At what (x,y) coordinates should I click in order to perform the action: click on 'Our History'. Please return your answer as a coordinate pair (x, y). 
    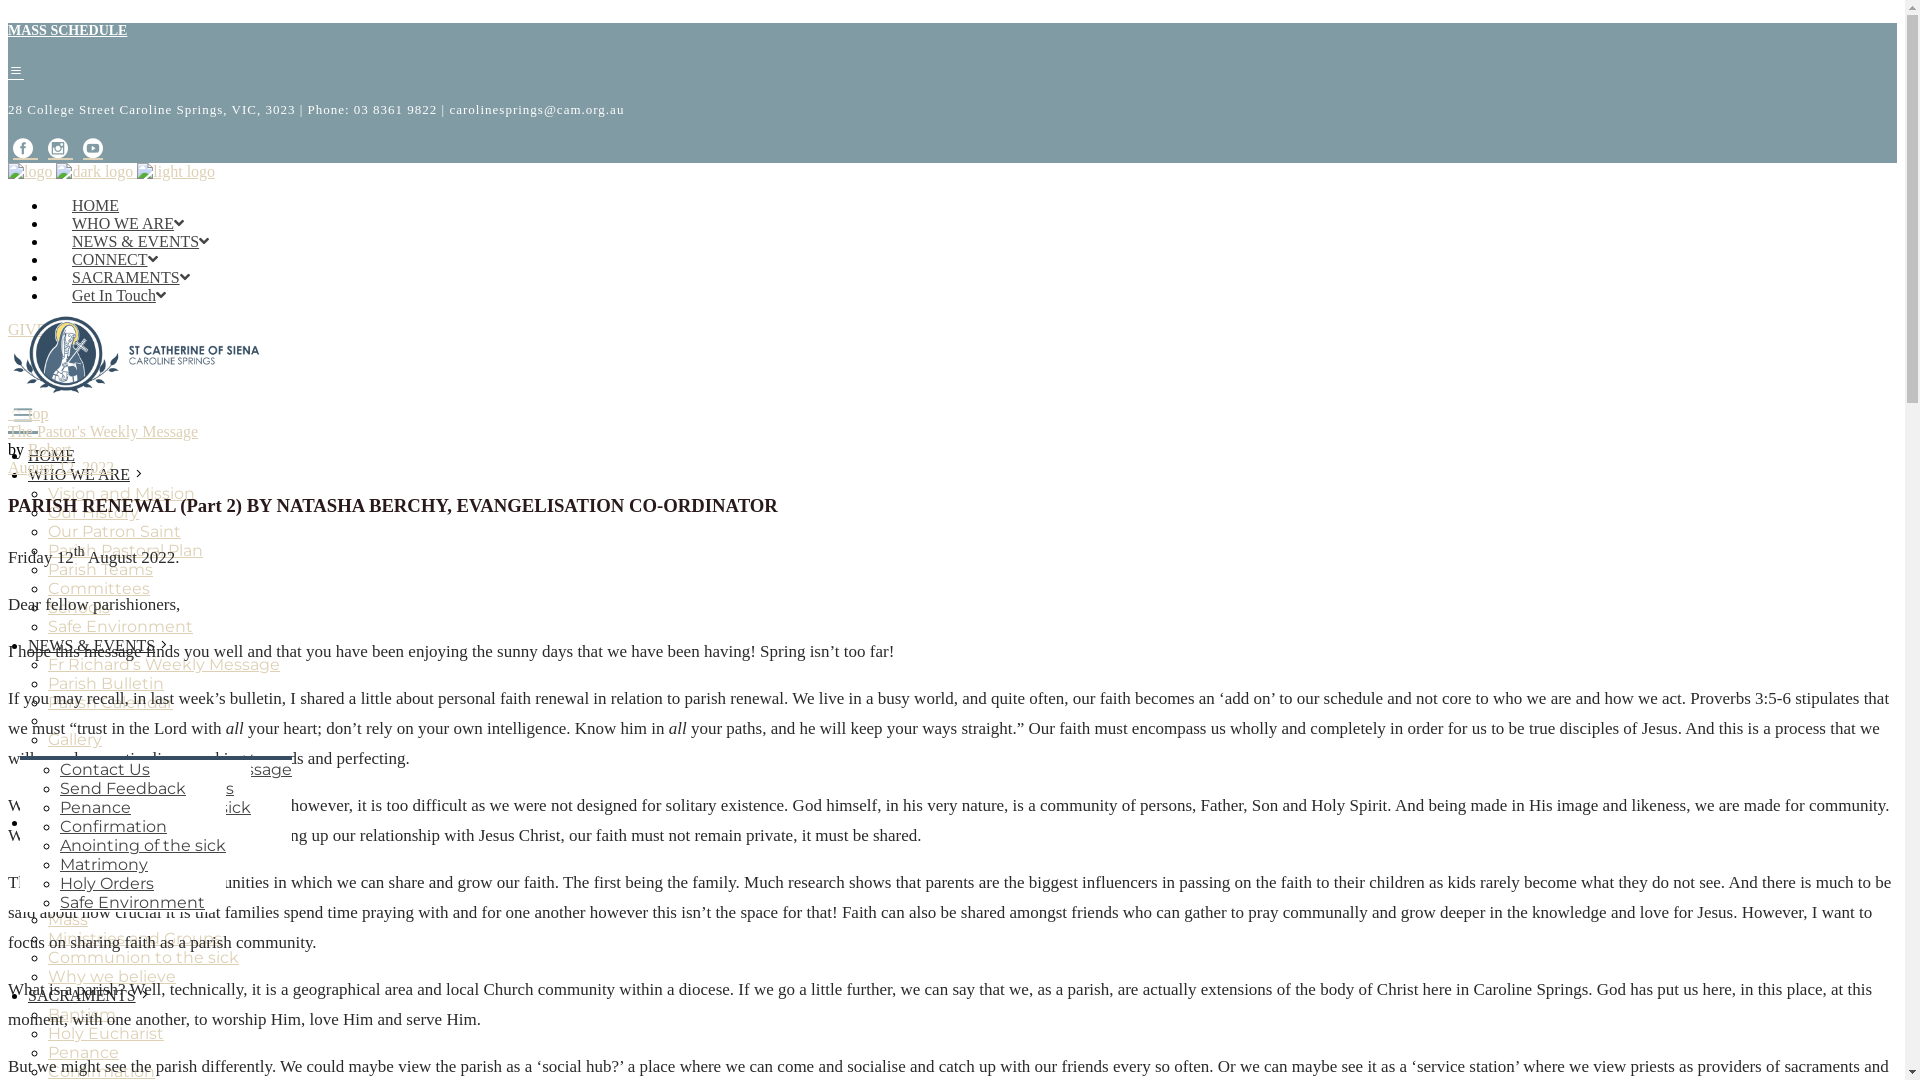
    Looking at the image, I should click on (92, 511).